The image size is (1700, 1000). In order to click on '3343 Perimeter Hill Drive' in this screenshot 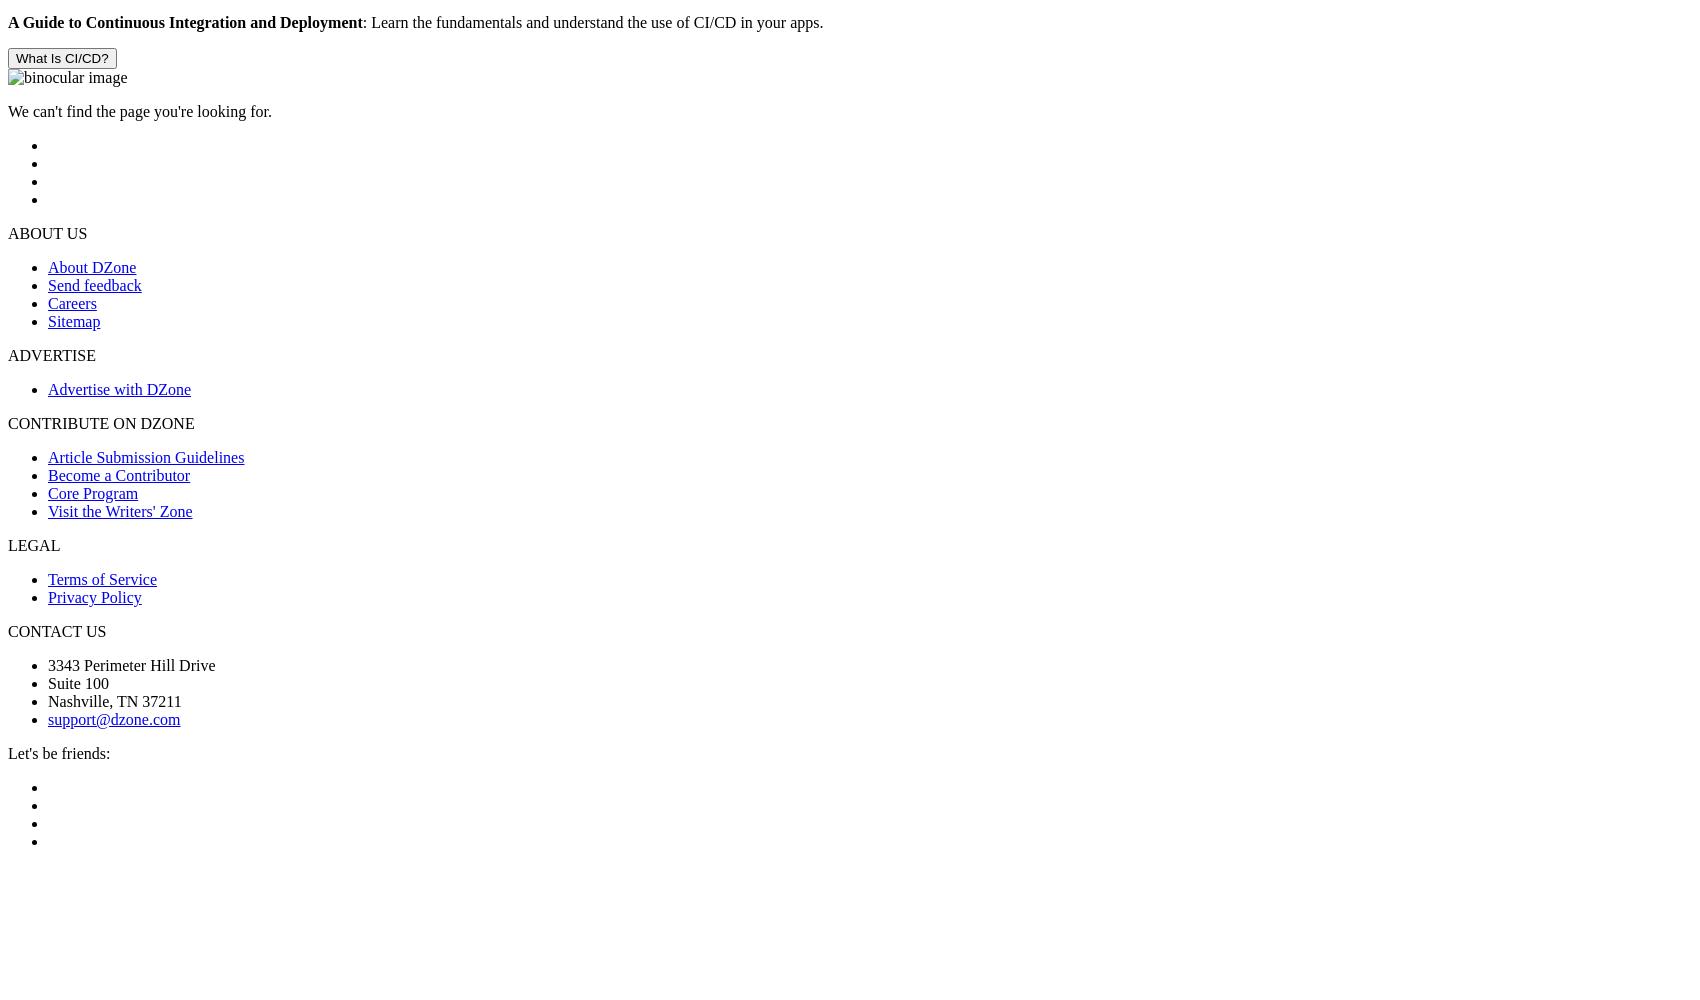, I will do `click(47, 665)`.